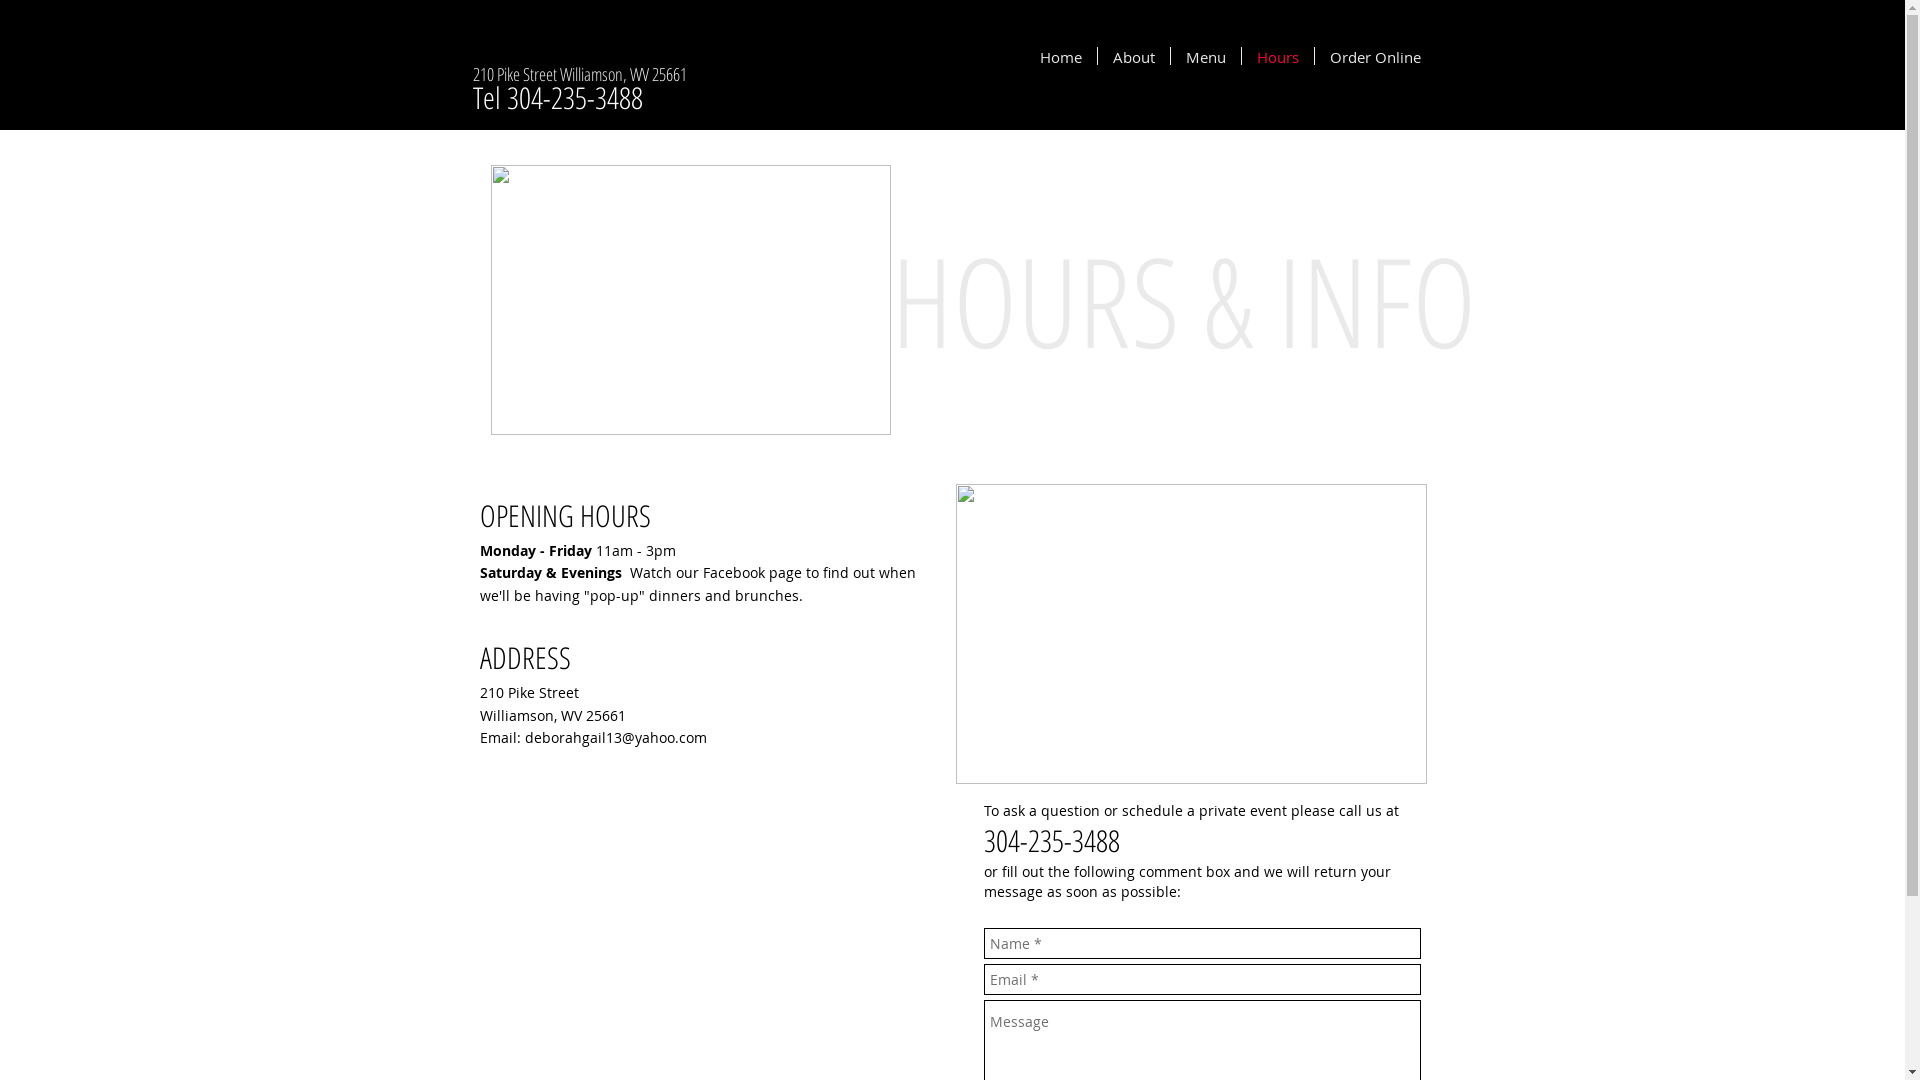 The width and height of the screenshot is (1920, 1080). I want to click on 'Tel 304-235-3488', so click(470, 97).